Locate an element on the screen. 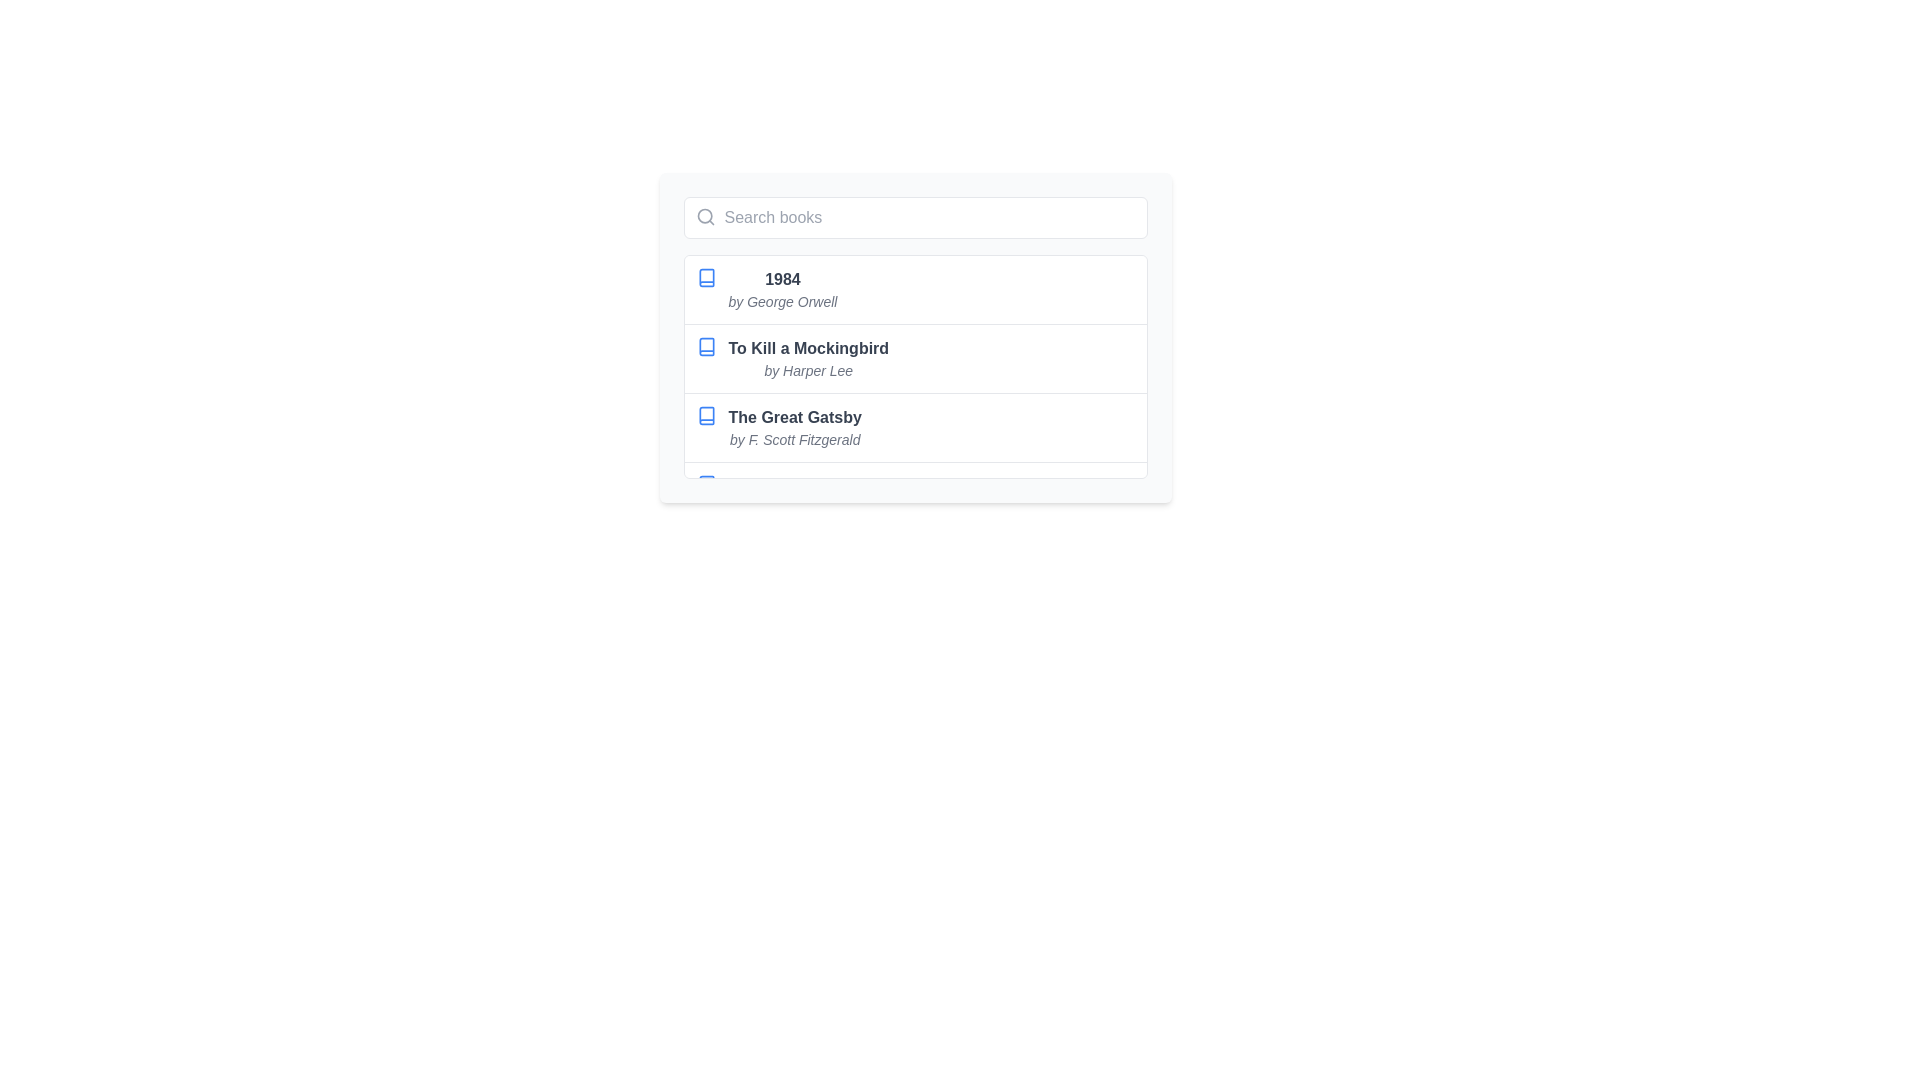  the text label displaying 'by F. Scott Fitzgerald' in gray italicized font, positioned directly below 'The Great Gatsby' in the structured list of book titles is located at coordinates (794, 438).